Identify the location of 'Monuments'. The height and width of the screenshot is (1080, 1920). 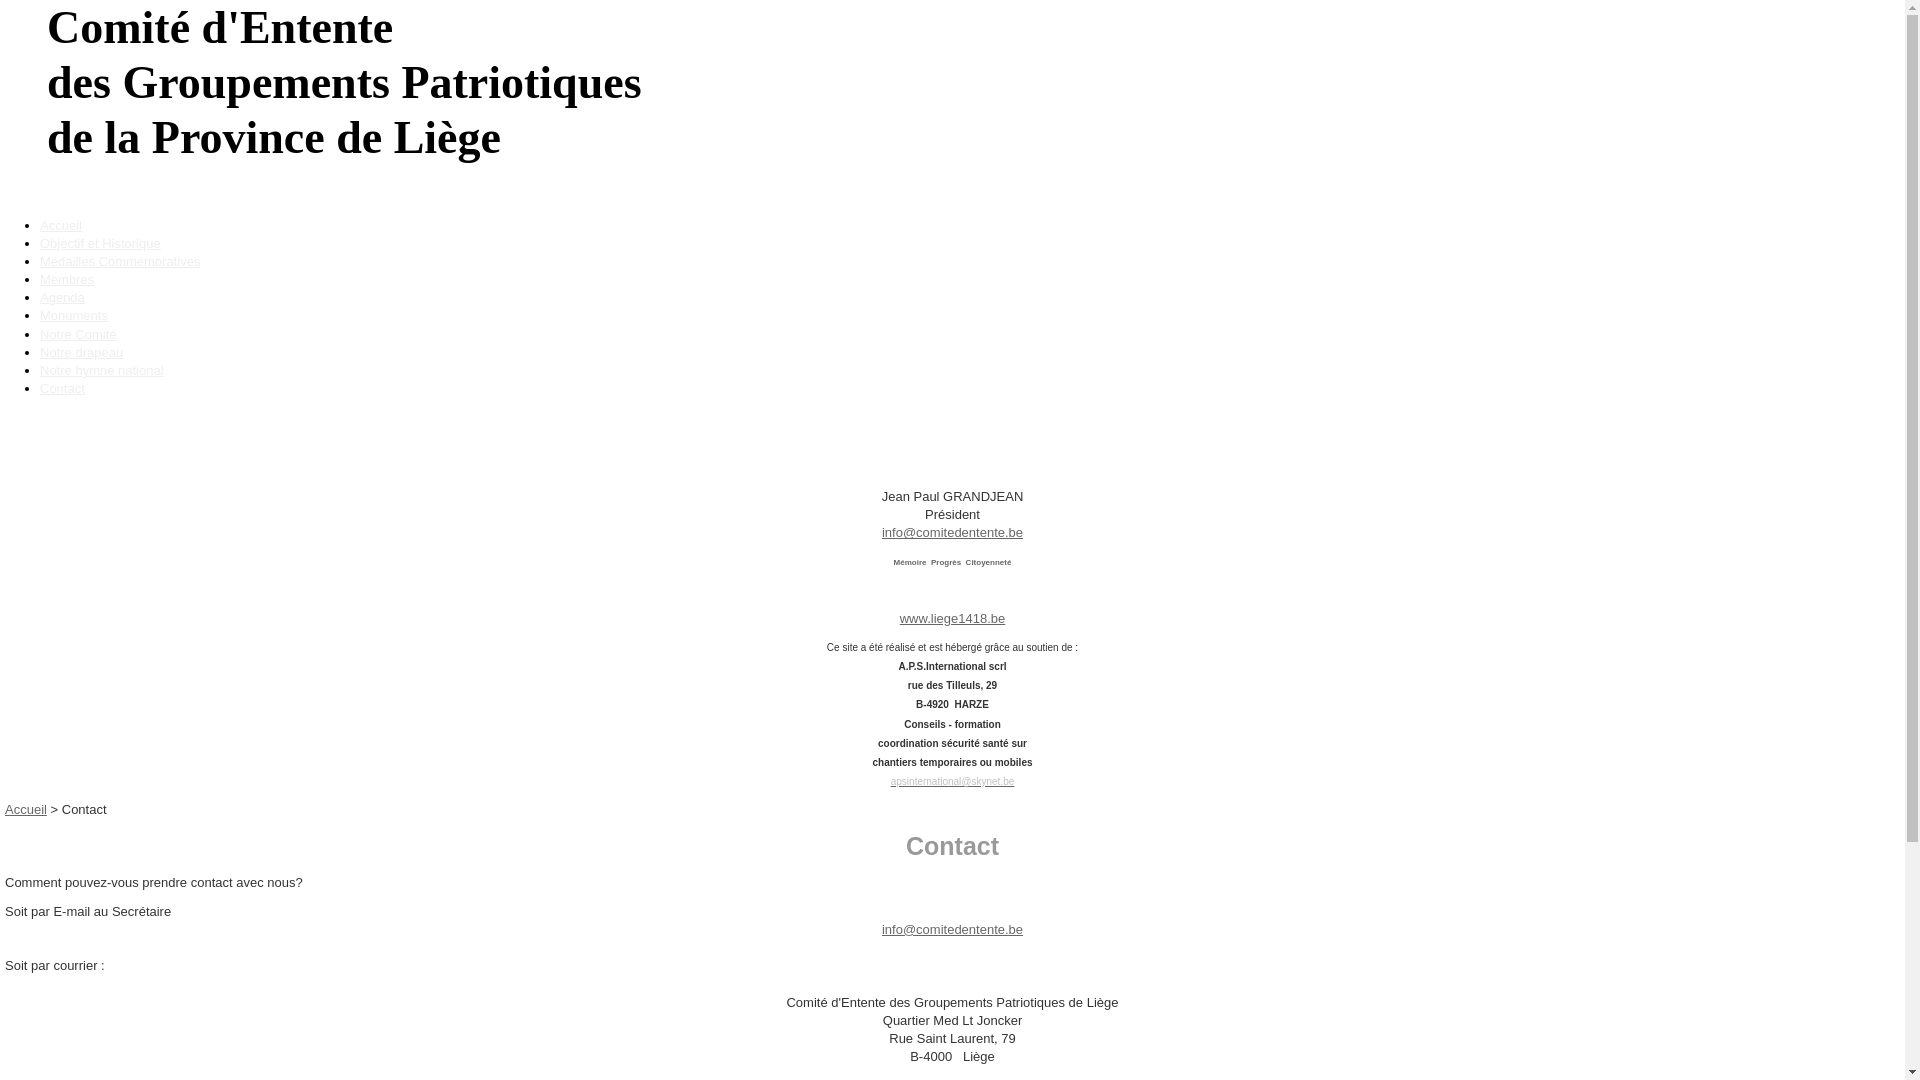
(73, 315).